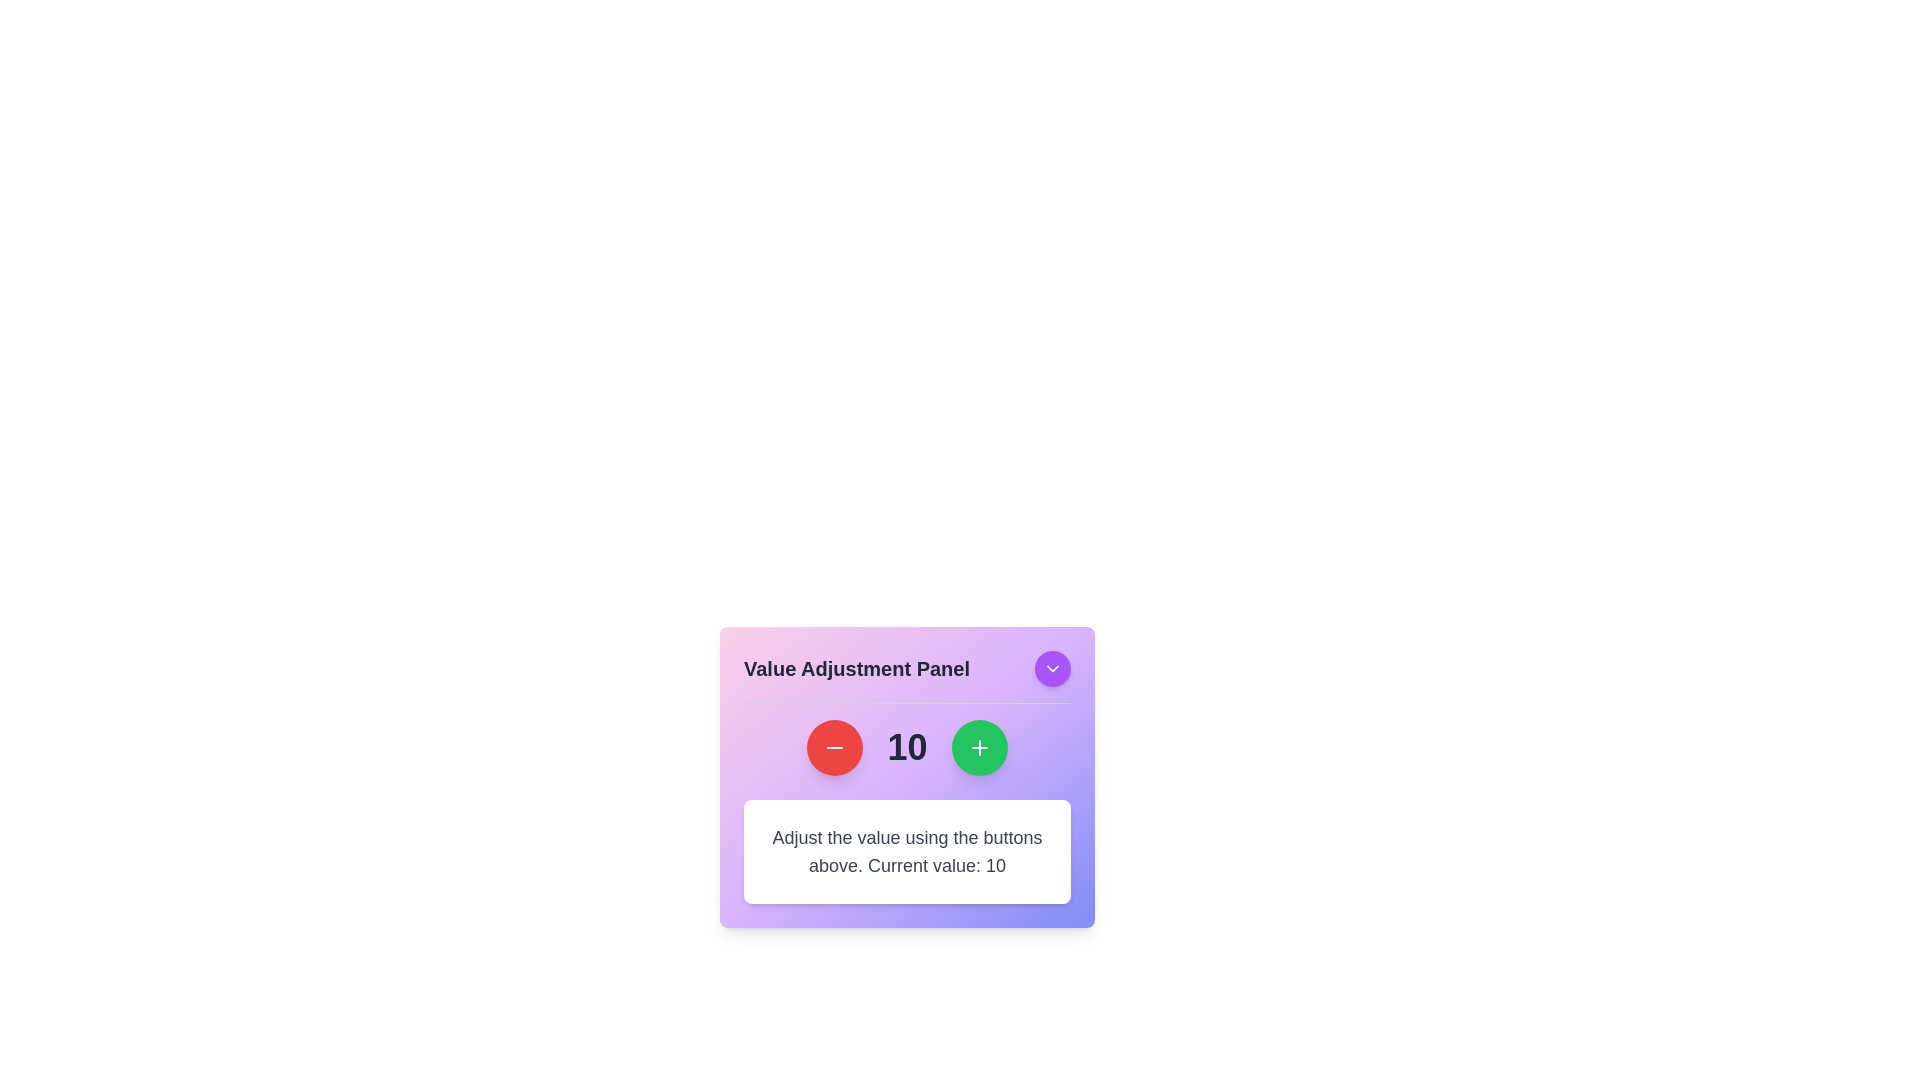 This screenshot has height=1080, width=1920. Describe the element at coordinates (906, 852) in the screenshot. I see `the text block with a white background and rounded edges that contains the message 'Adjust the value using the buttons above. Current value: 10'` at that location.